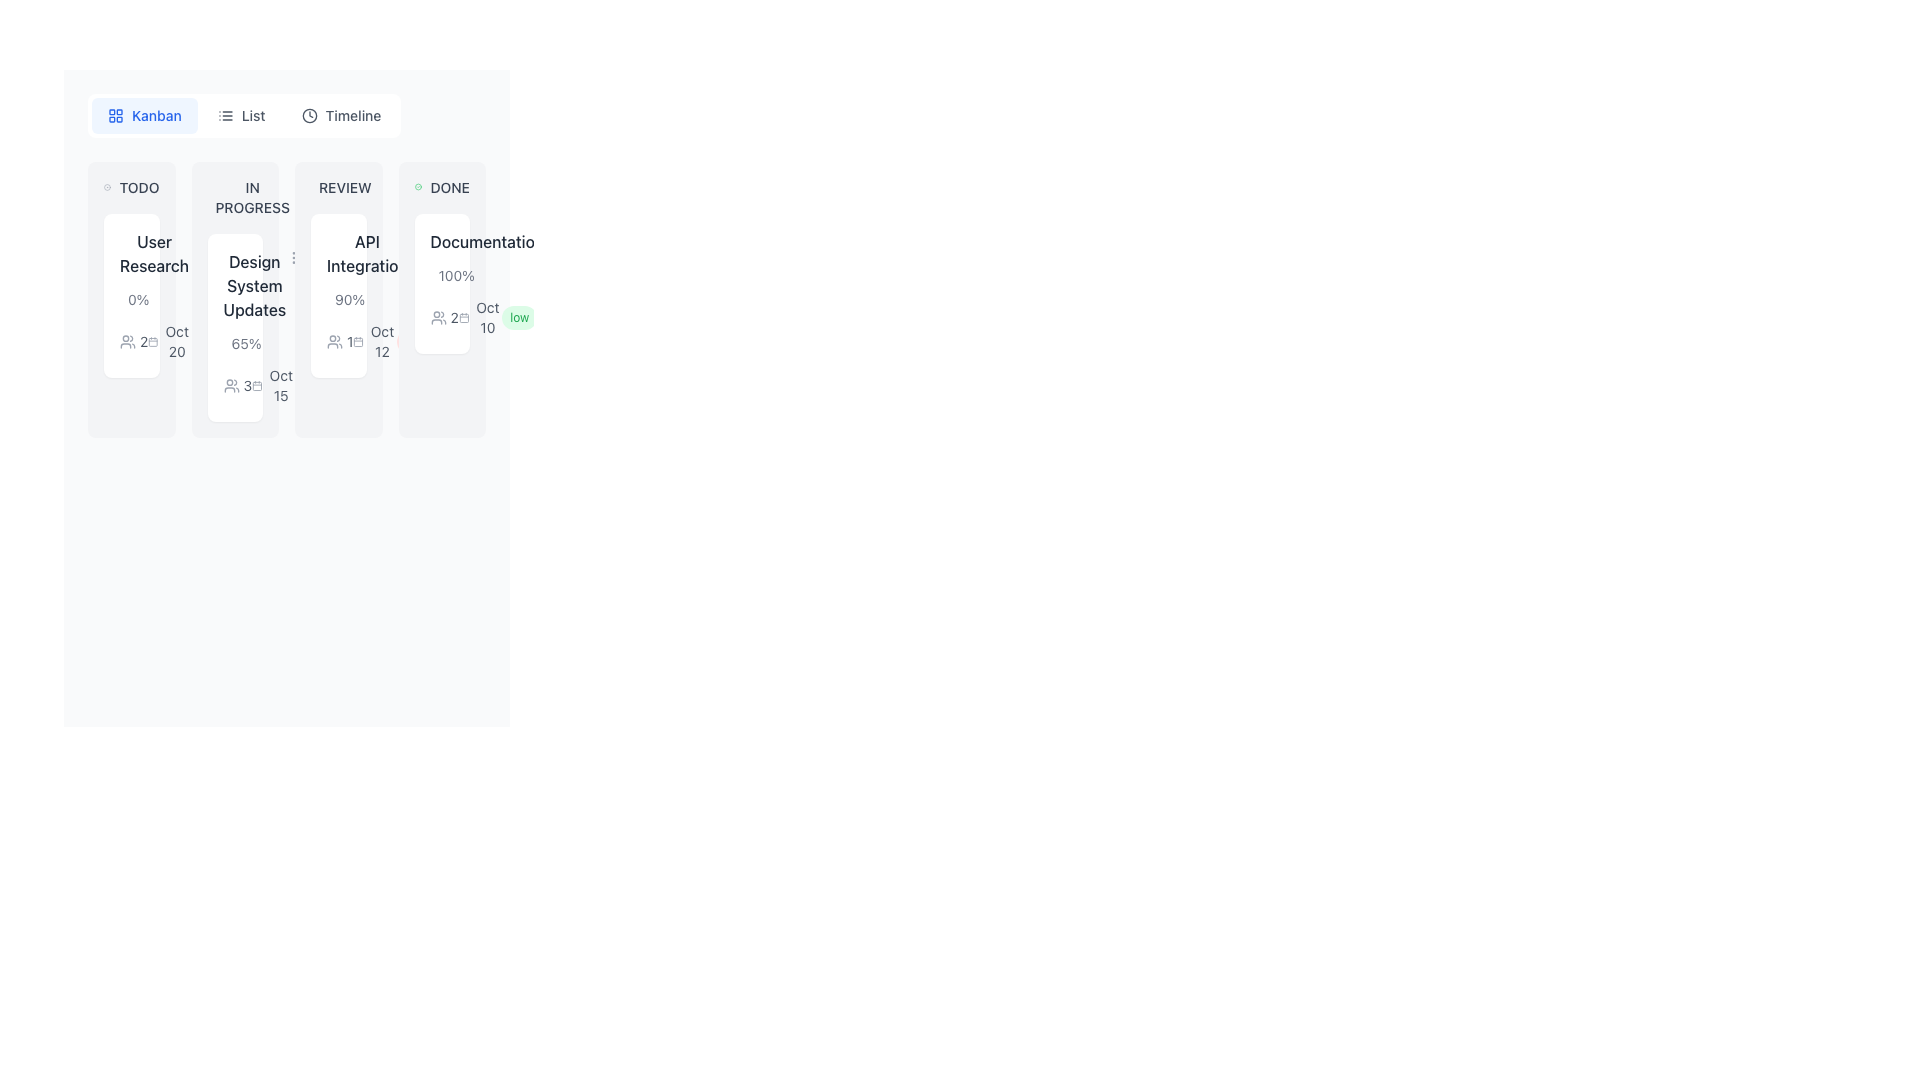 The width and height of the screenshot is (1920, 1080). What do you see at coordinates (441, 300) in the screenshot?
I see `the 'Documentation' task card in the 'DONE' column of the Kanban board` at bounding box center [441, 300].